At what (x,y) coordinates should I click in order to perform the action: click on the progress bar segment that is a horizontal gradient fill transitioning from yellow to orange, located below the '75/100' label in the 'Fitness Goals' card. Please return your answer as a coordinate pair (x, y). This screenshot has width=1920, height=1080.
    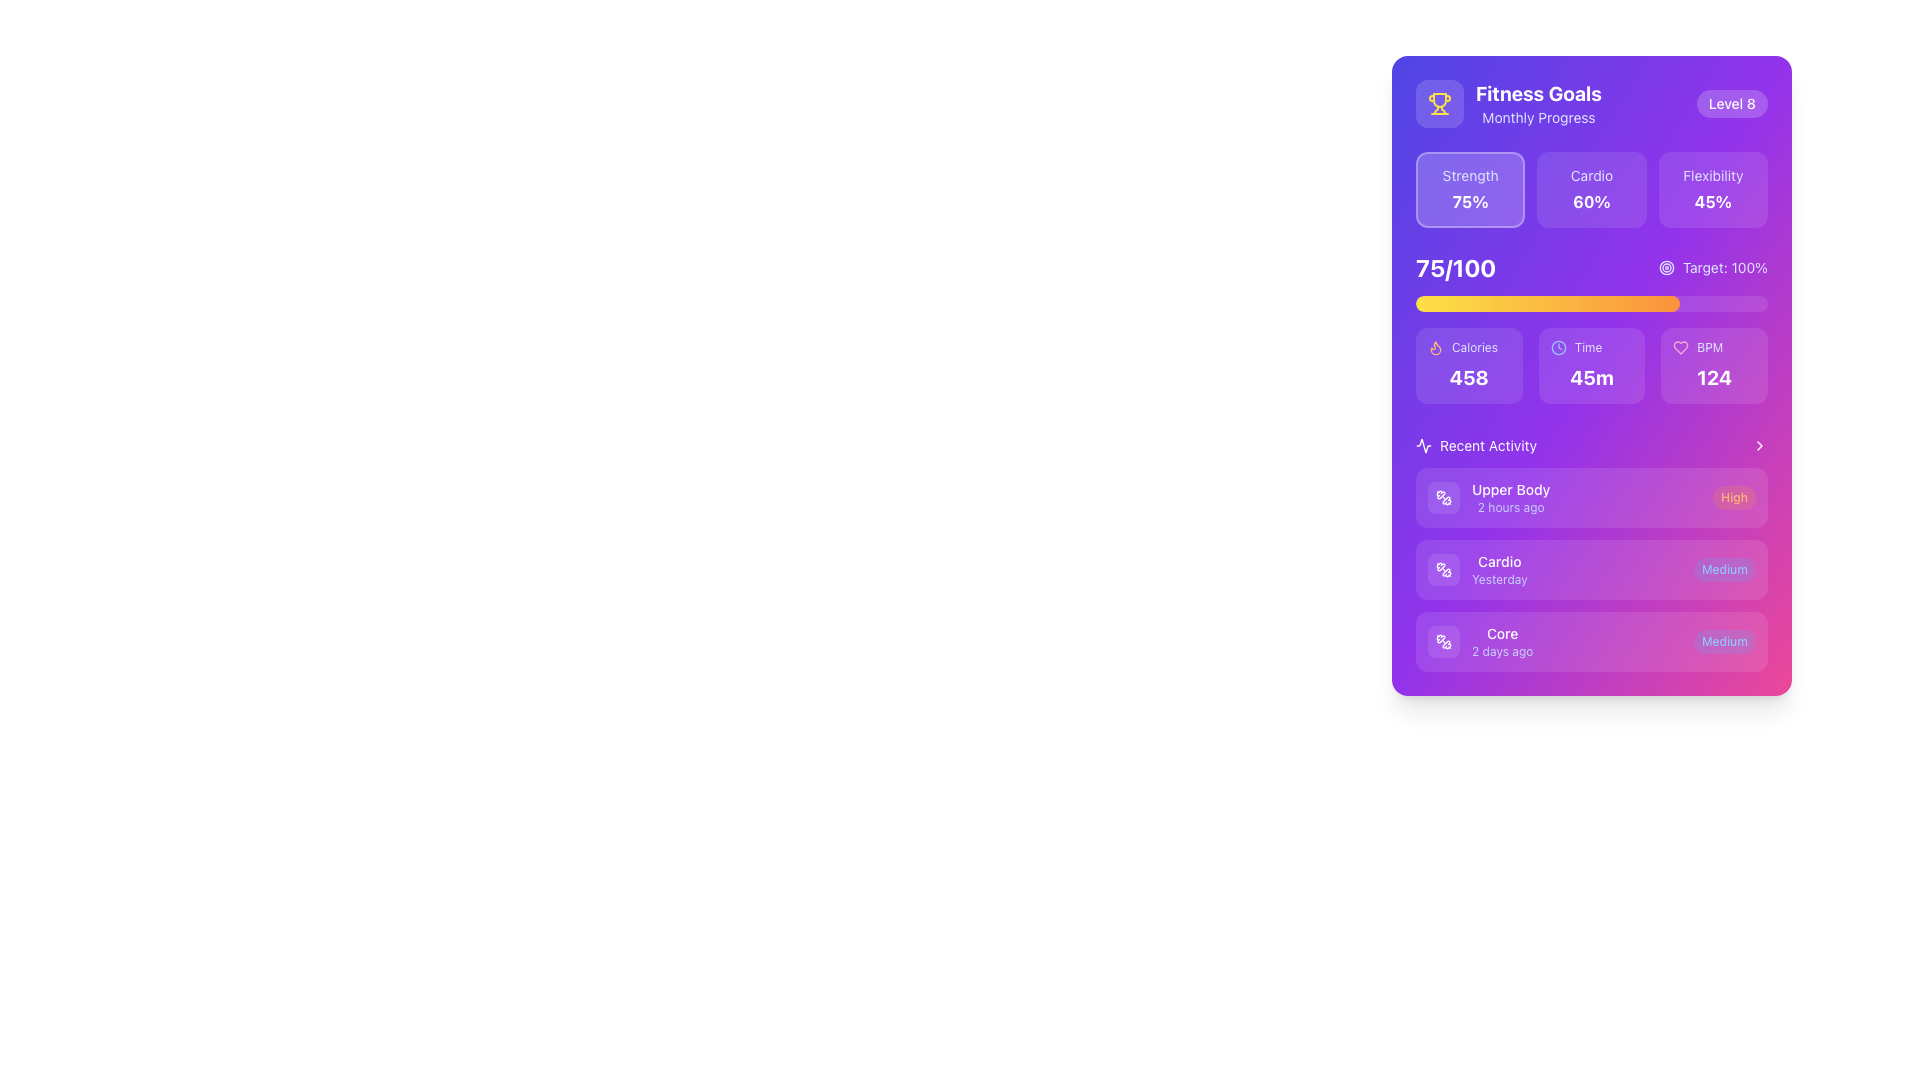
    Looking at the image, I should click on (1547, 304).